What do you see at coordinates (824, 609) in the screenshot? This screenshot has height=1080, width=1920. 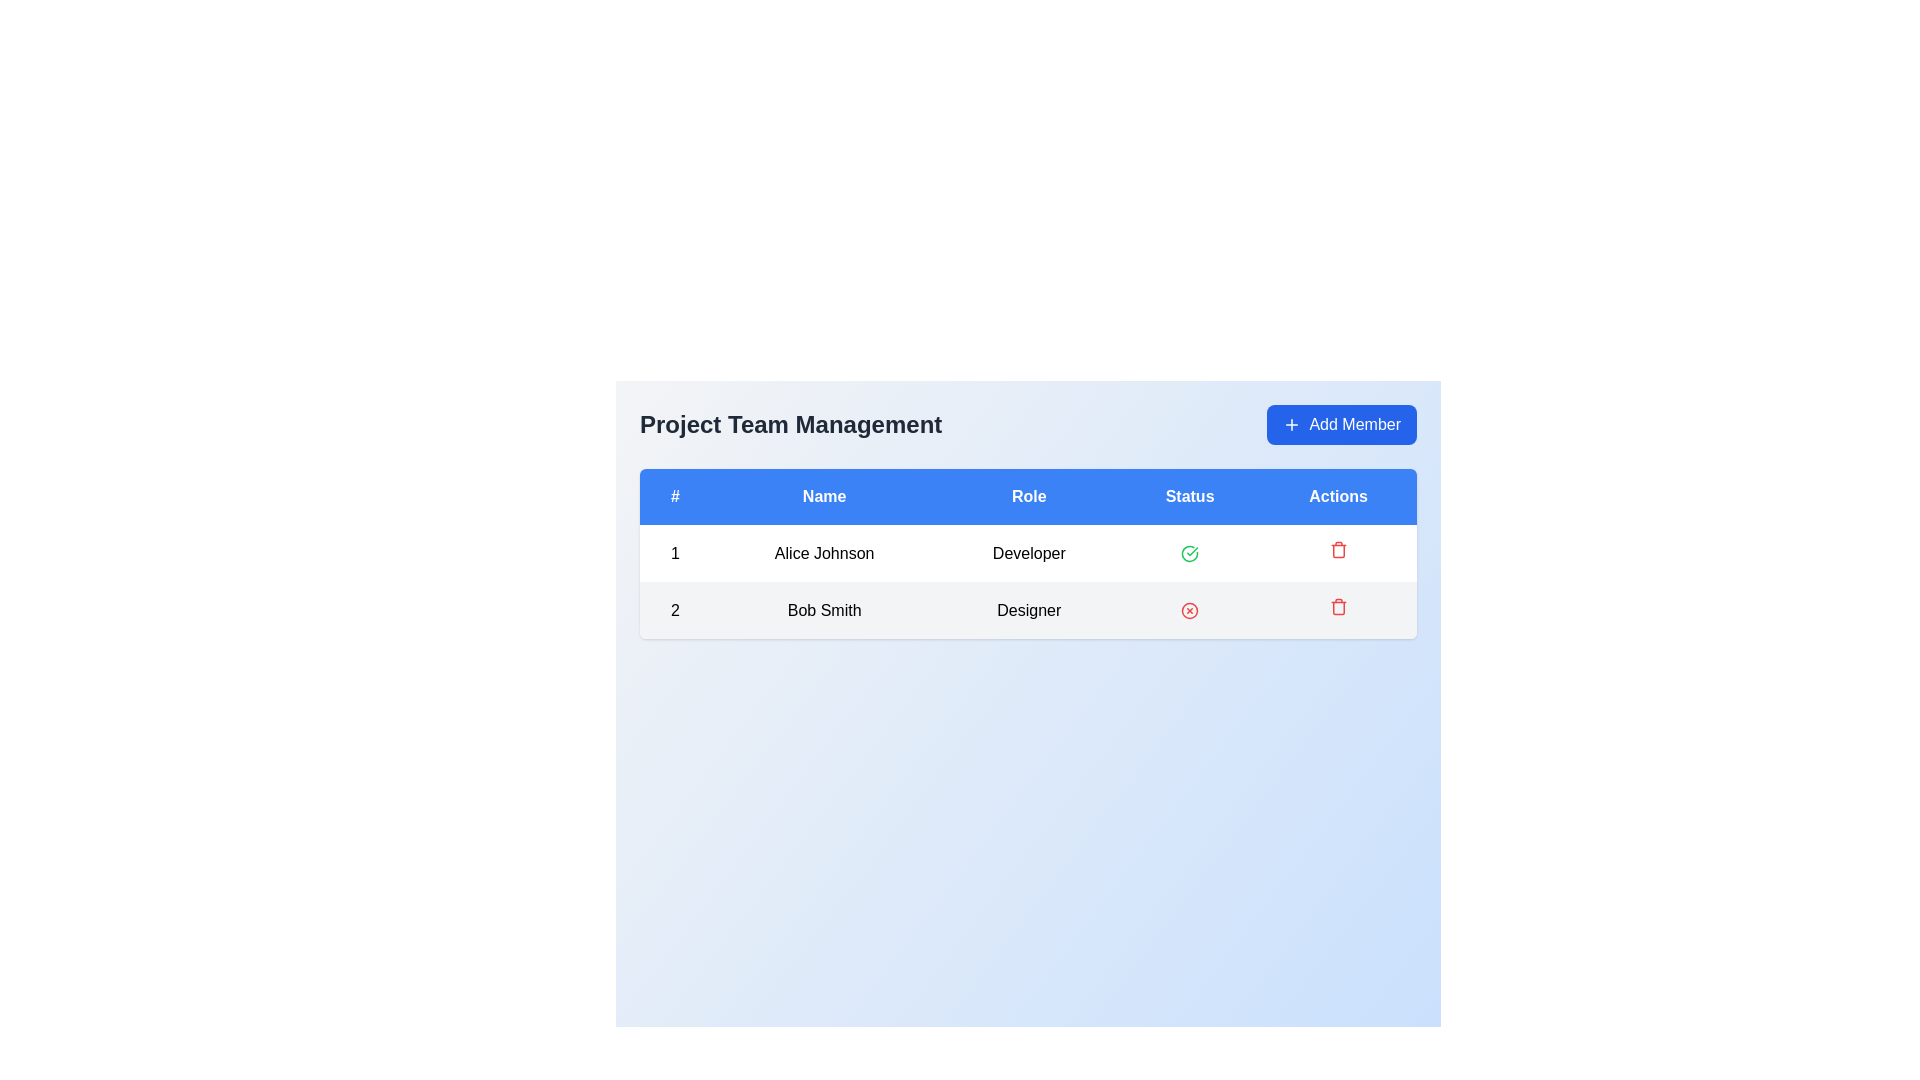 I see `text label displaying 'Bob Smith' located in the second row of the table under the 'Name' column, positioned between the number '2' and the role 'Designer'` at bounding box center [824, 609].